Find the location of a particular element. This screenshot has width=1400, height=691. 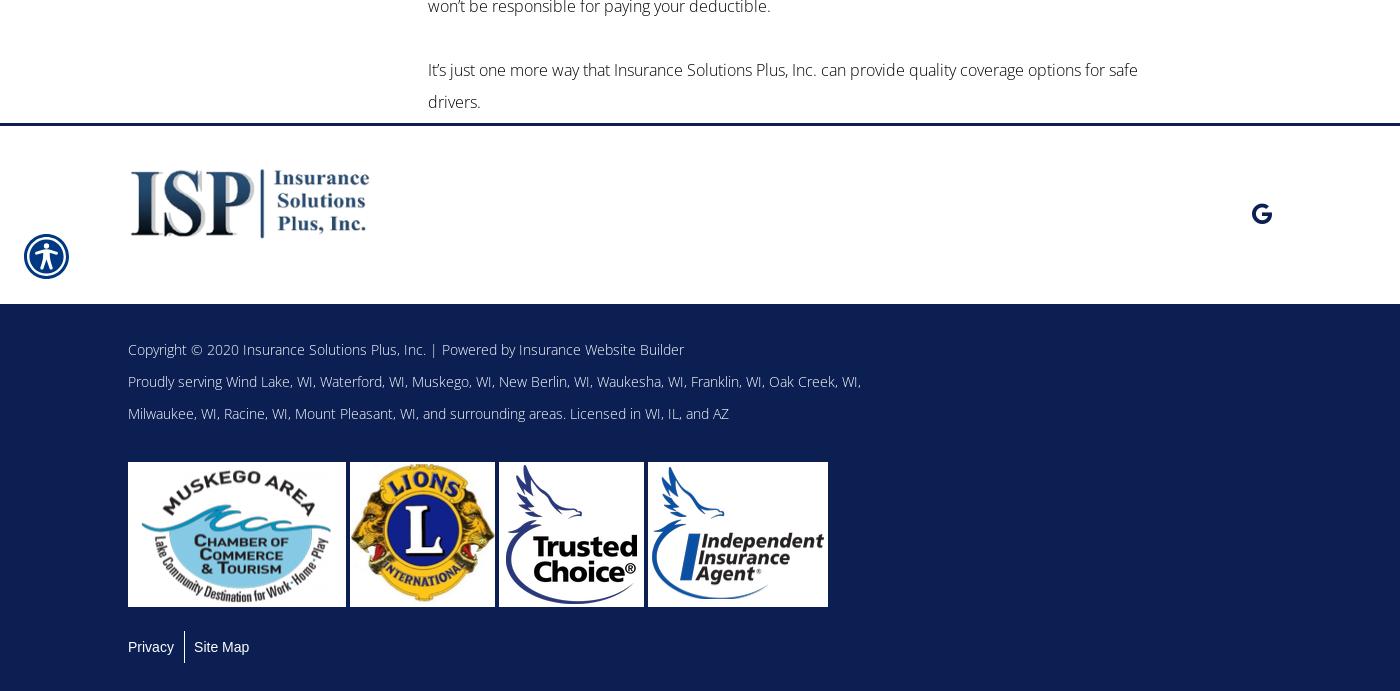

'Copyright © 2020 Insurance Solutions Plus, Inc.  |' is located at coordinates (127, 347).